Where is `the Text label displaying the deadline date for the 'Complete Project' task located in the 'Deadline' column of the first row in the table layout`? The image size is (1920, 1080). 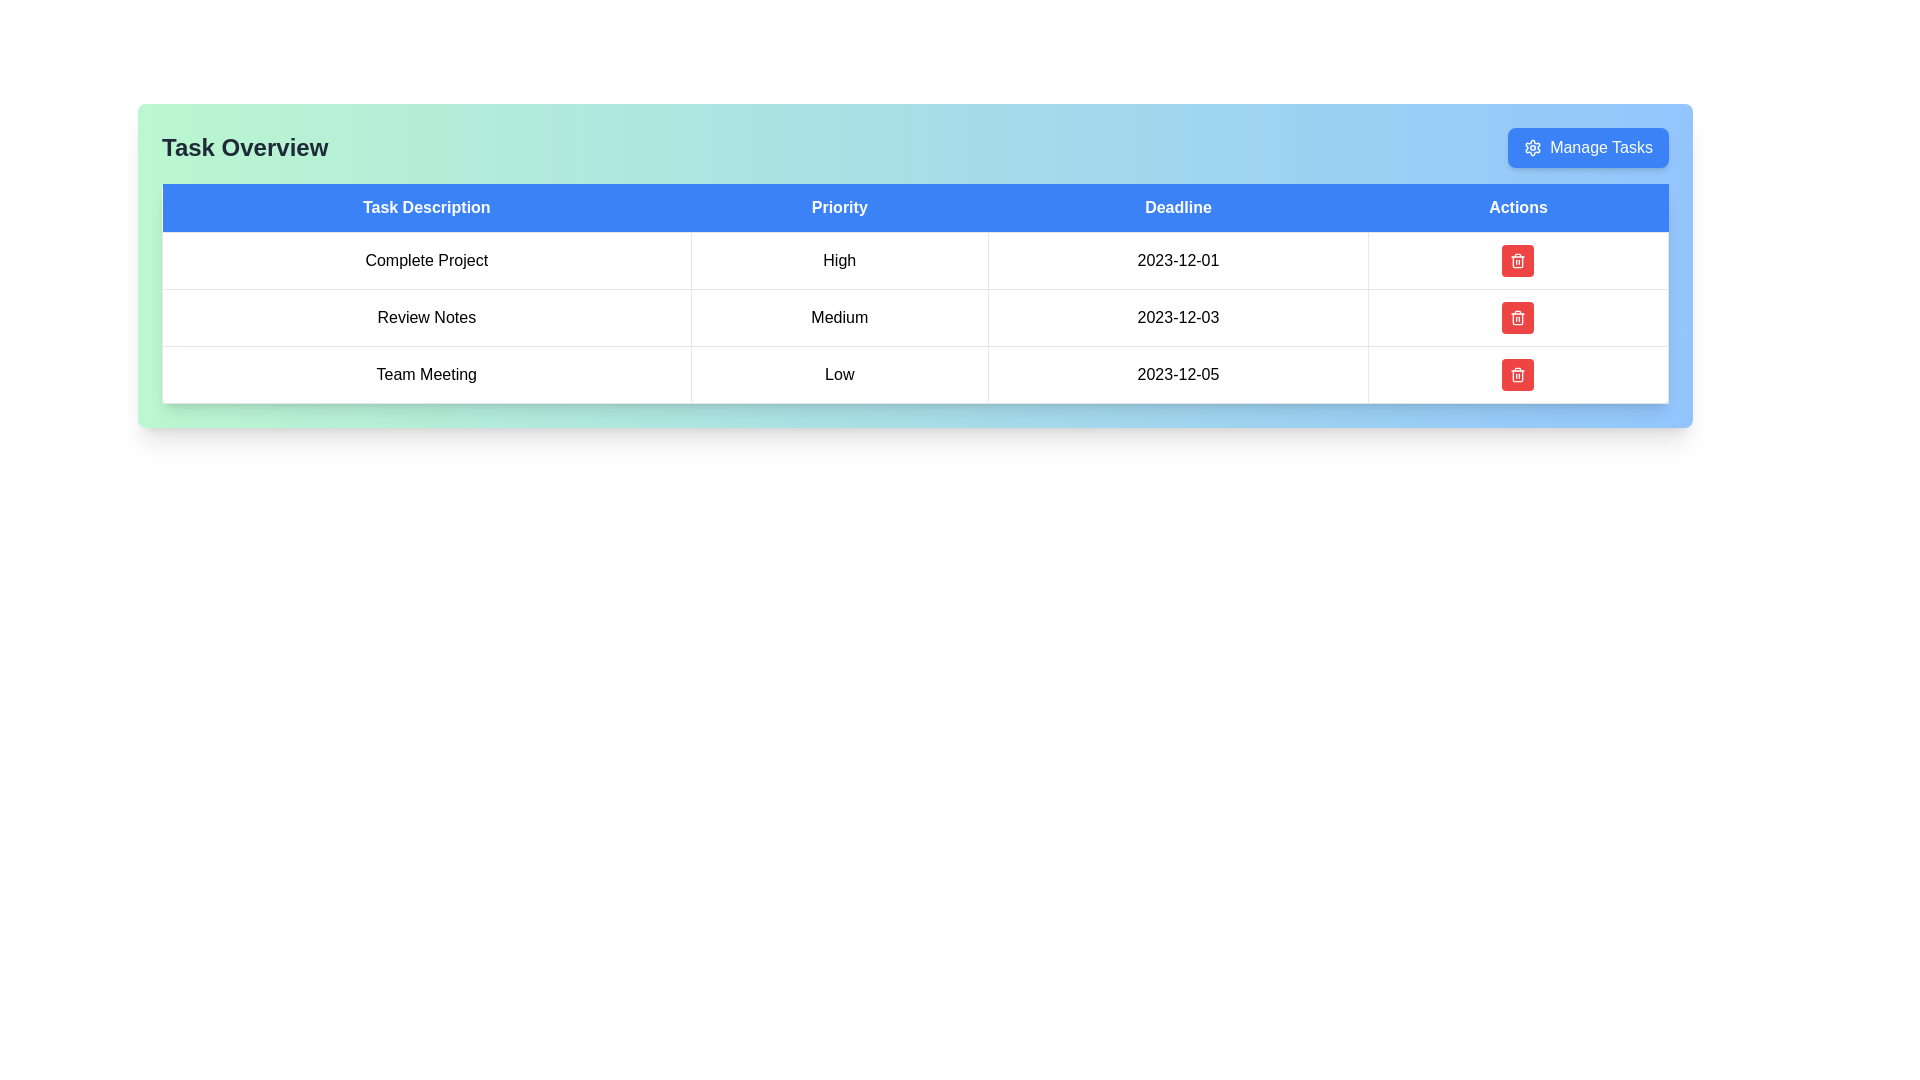
the Text label displaying the deadline date for the 'Complete Project' task located in the 'Deadline' column of the first row in the table layout is located at coordinates (1178, 260).